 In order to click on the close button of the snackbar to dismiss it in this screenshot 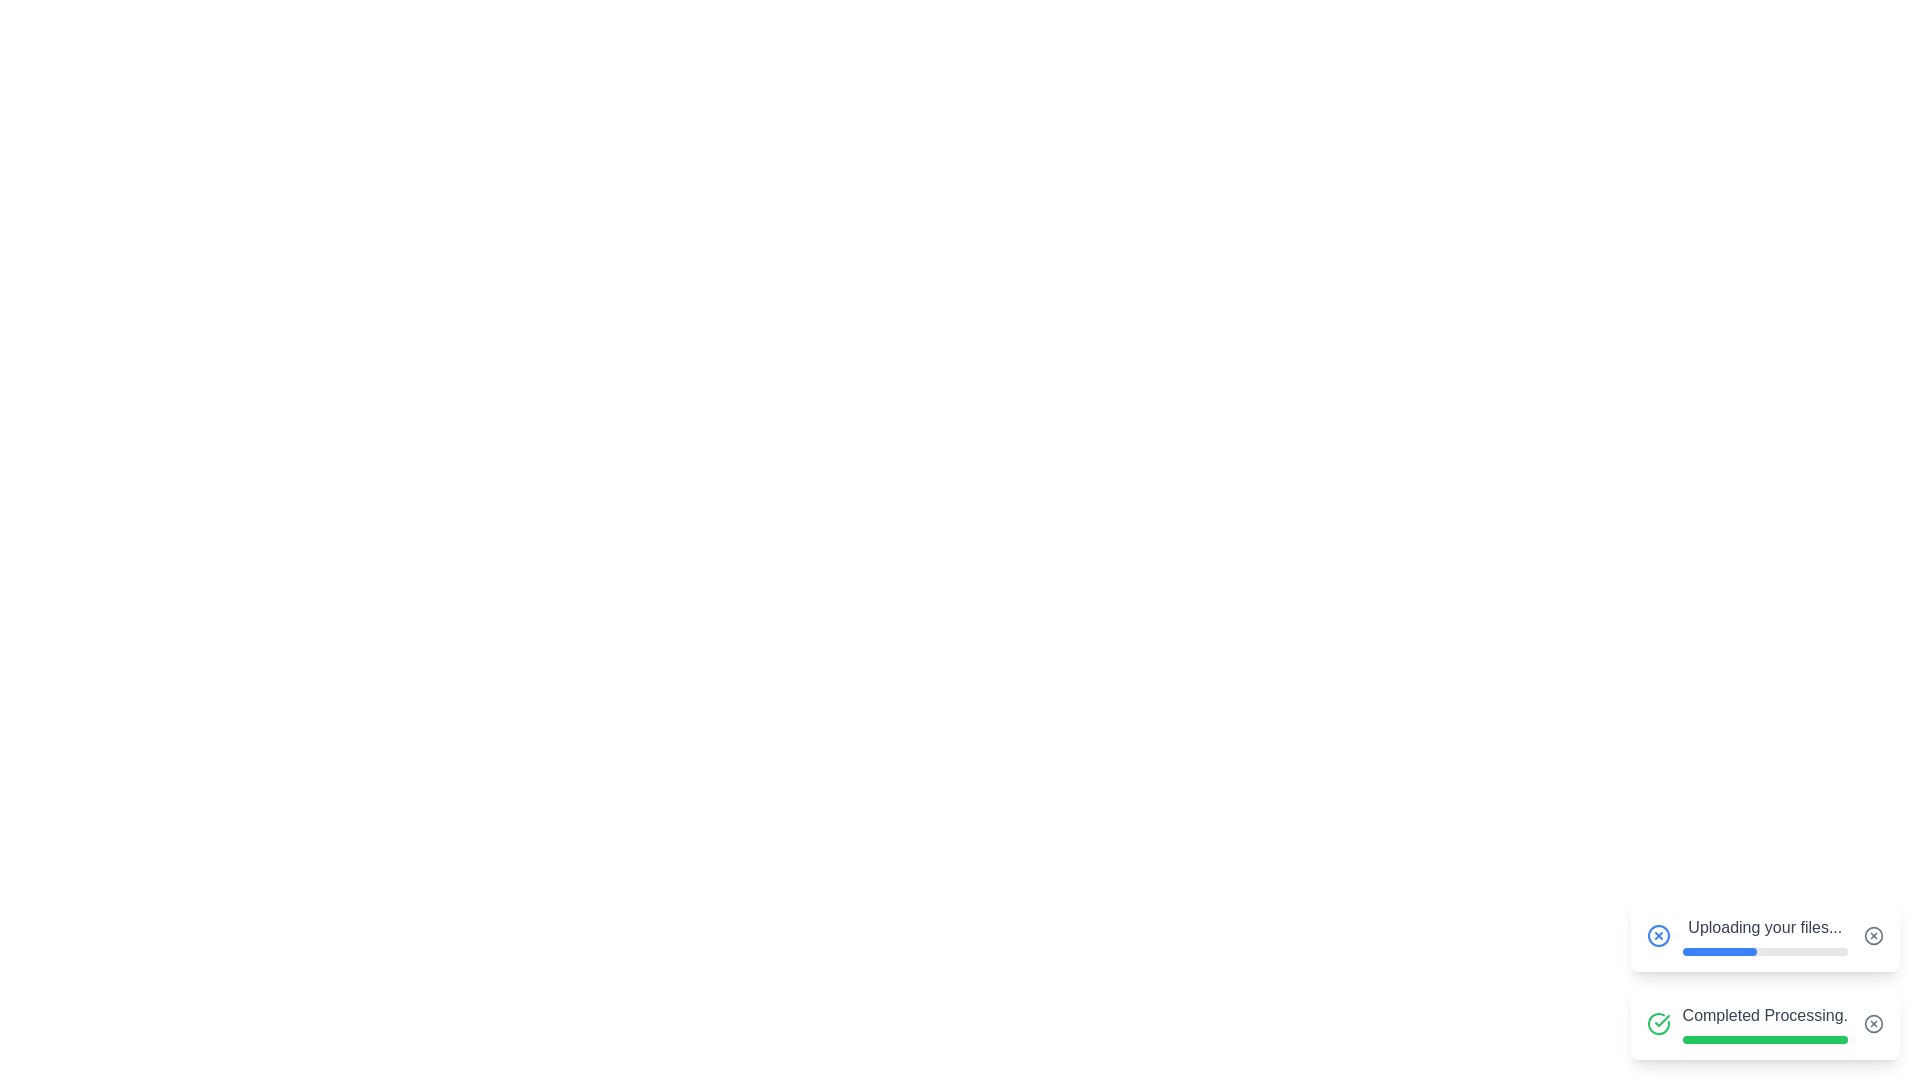, I will do `click(1872, 936)`.